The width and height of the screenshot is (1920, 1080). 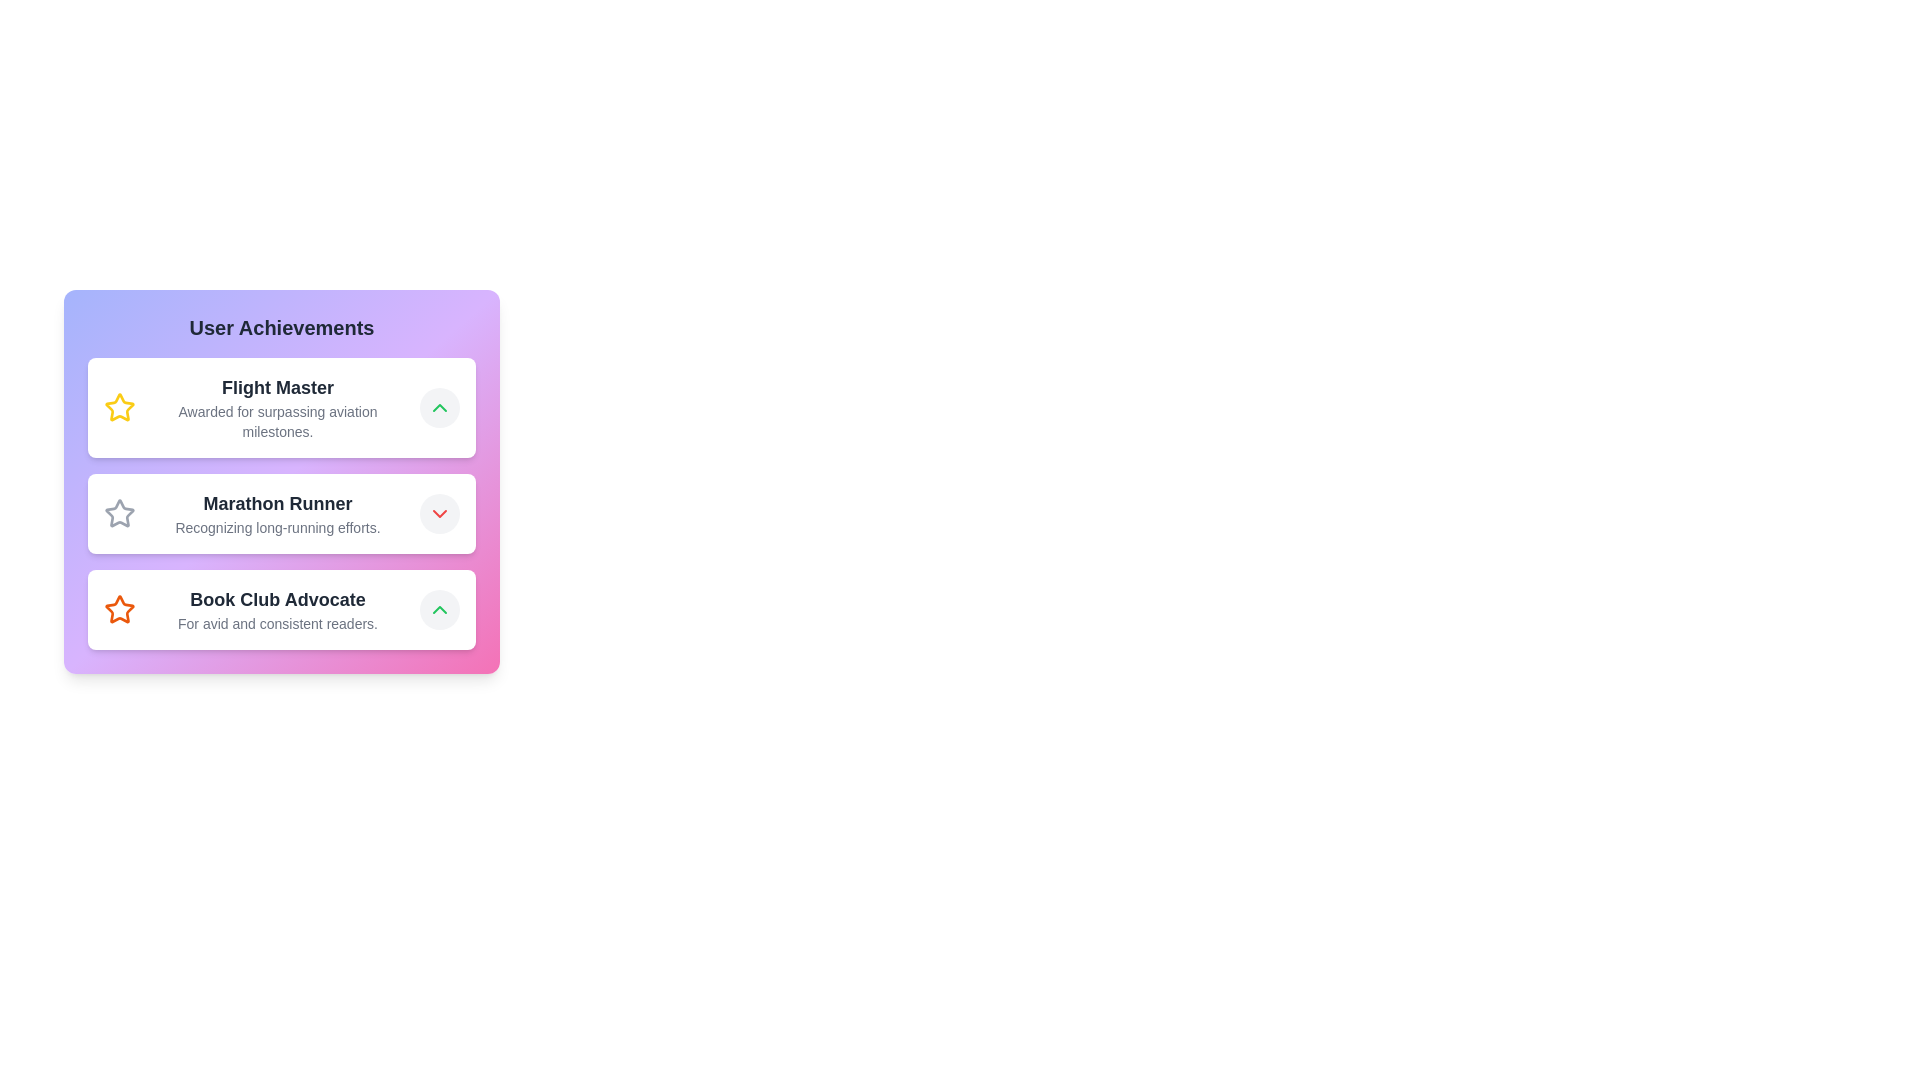 What do you see at coordinates (119, 608) in the screenshot?
I see `the orange star icon representing the 'Book Club Advocate' achievement, which is located to the left of its label in the User Achievements list` at bounding box center [119, 608].